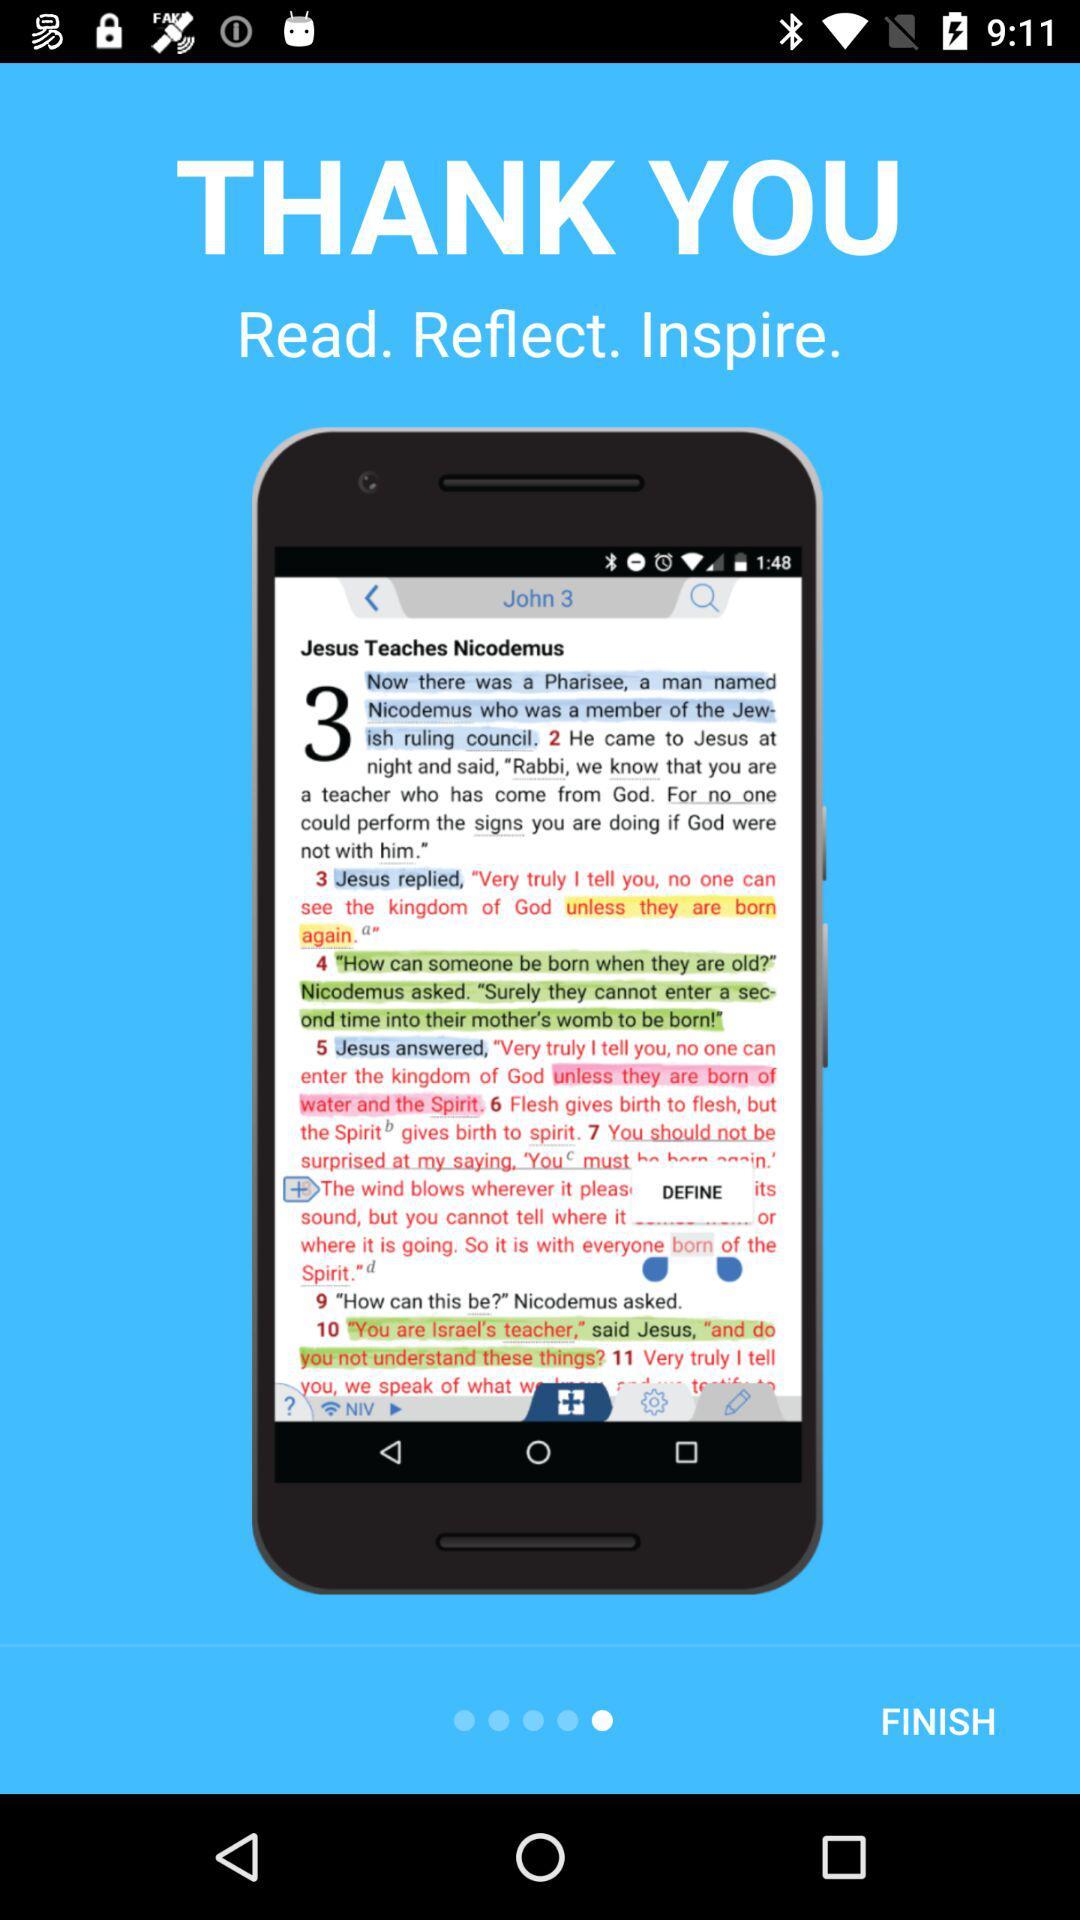 This screenshot has width=1080, height=1920. Describe the element at coordinates (938, 1719) in the screenshot. I see `item at the bottom right corner` at that location.